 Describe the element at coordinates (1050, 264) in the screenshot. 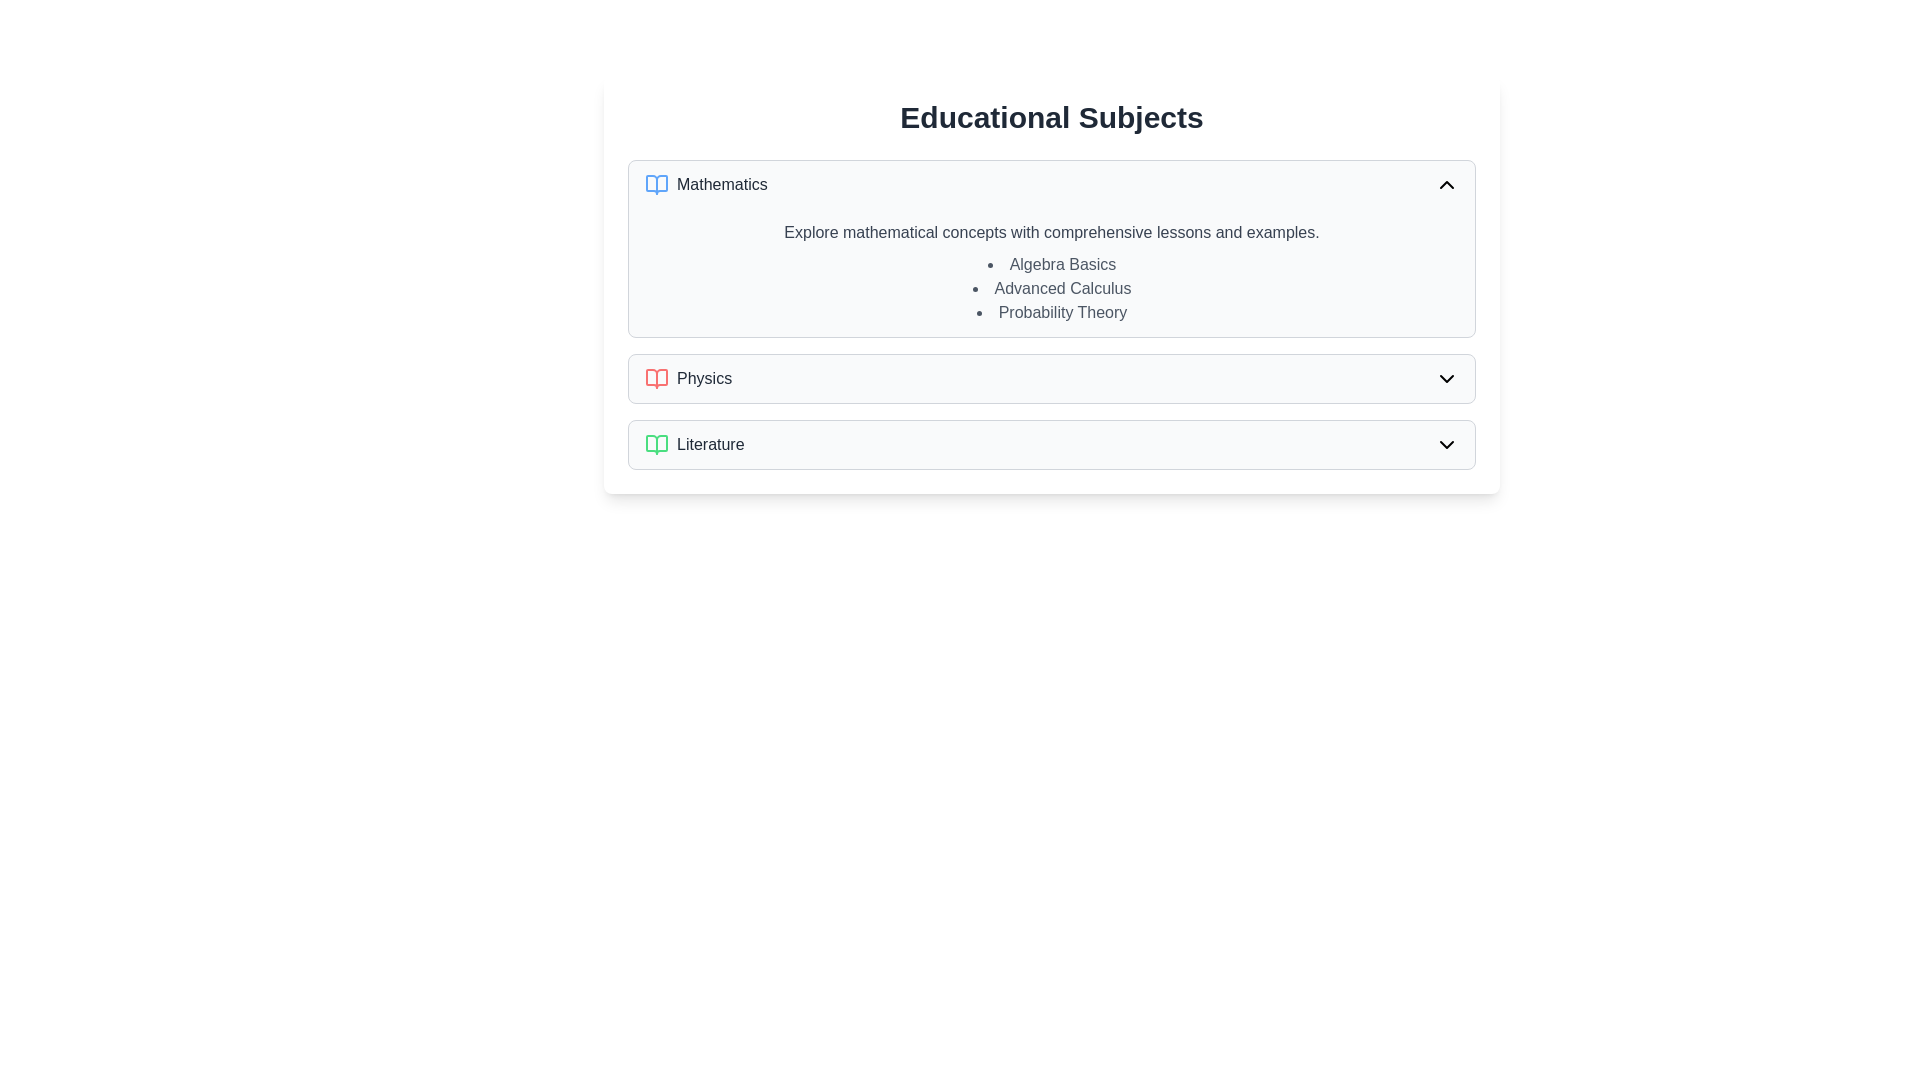

I see `the first title or label in the 'Mathematics' section, which serves as a clickable link or identifier for the corresponding content` at that location.